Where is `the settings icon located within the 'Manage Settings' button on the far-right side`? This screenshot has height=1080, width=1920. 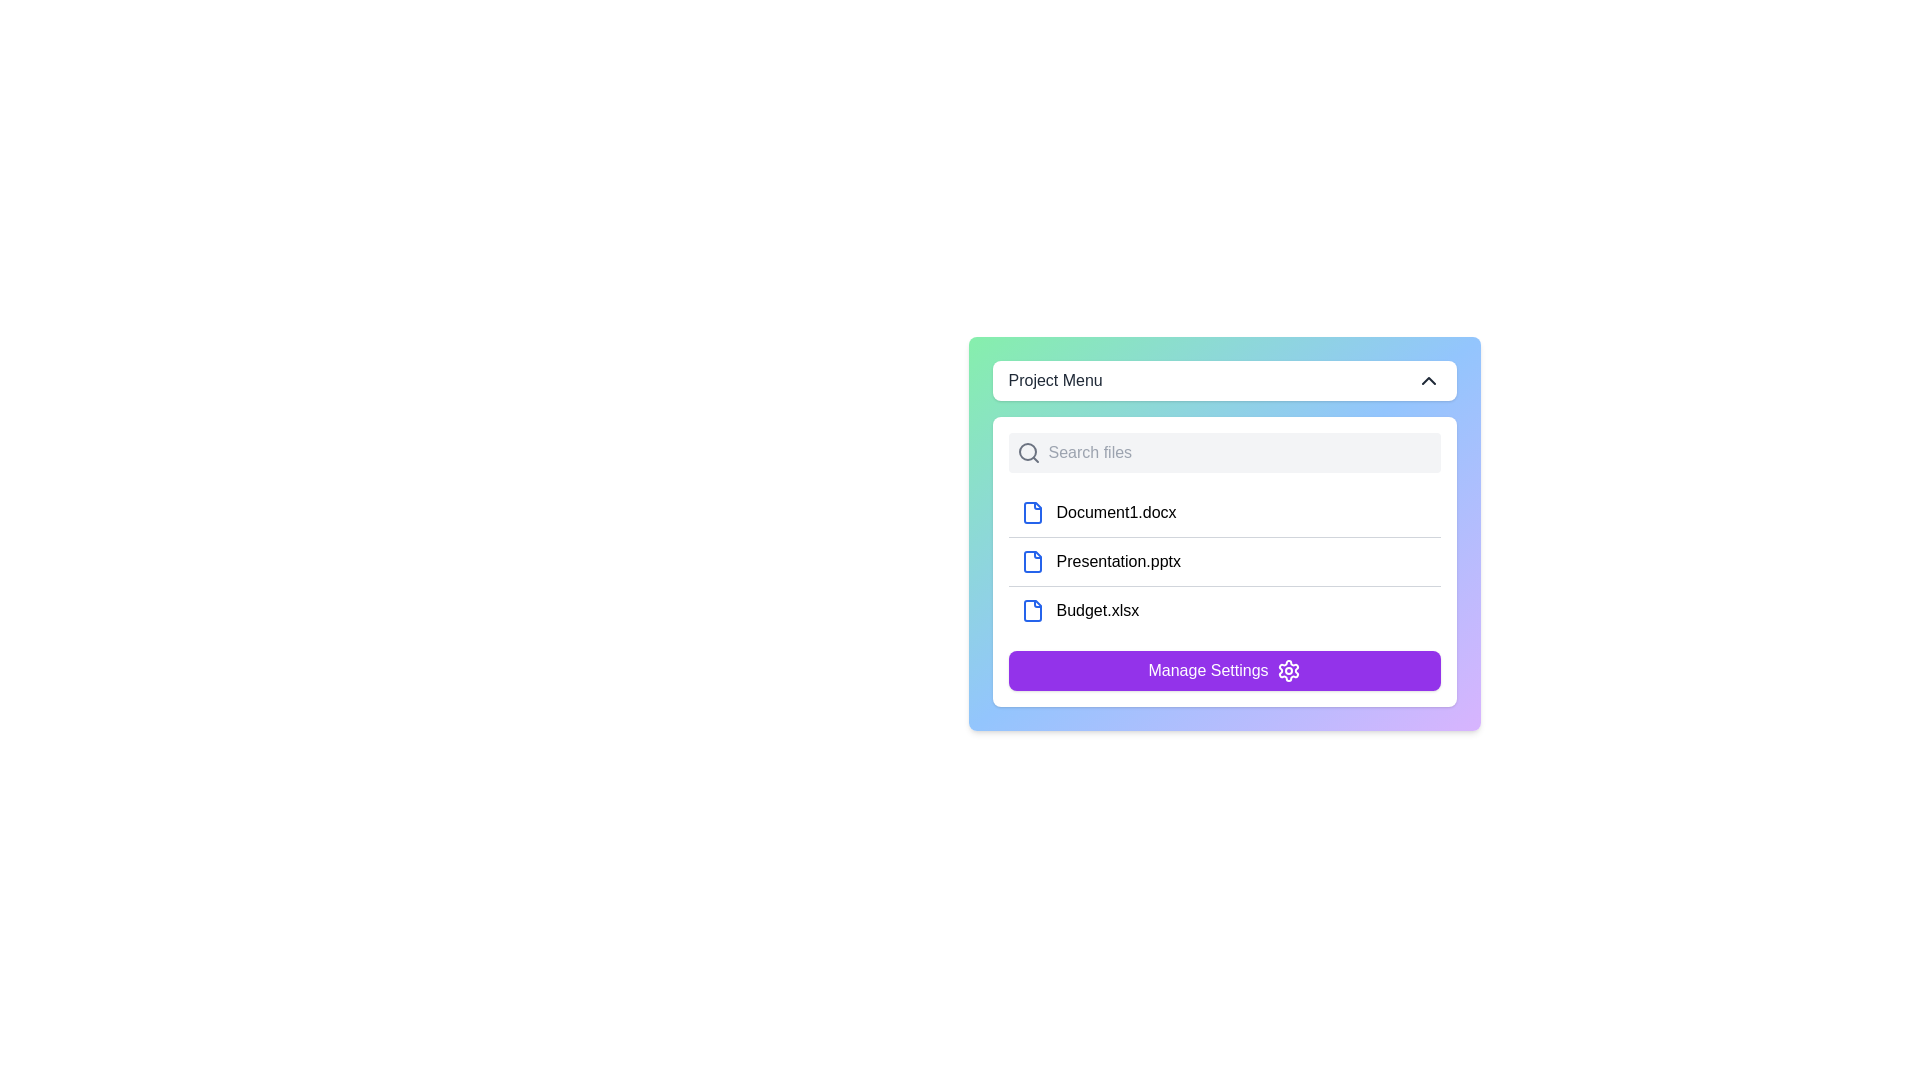
the settings icon located within the 'Manage Settings' button on the far-right side is located at coordinates (1287, 671).